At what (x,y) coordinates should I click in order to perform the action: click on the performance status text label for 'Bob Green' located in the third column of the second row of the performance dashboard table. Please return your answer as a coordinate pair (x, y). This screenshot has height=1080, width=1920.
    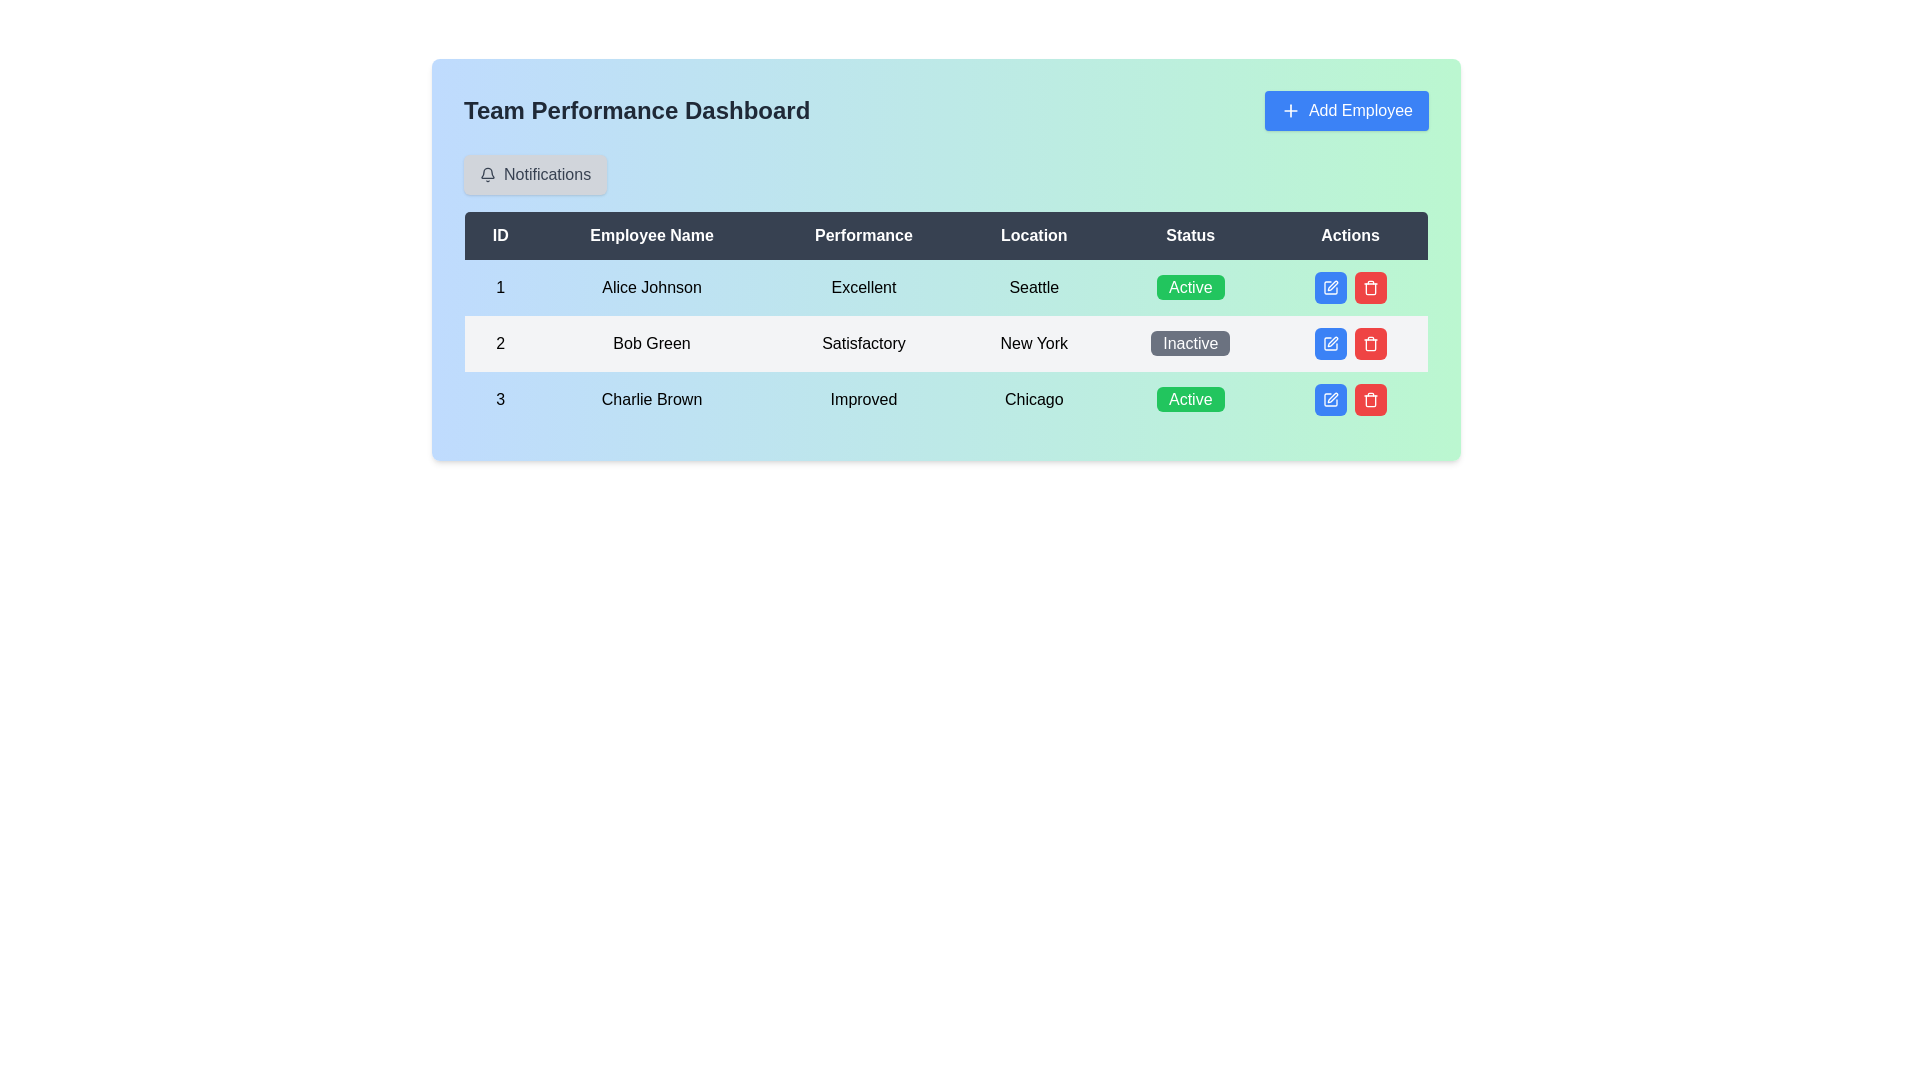
    Looking at the image, I should click on (864, 342).